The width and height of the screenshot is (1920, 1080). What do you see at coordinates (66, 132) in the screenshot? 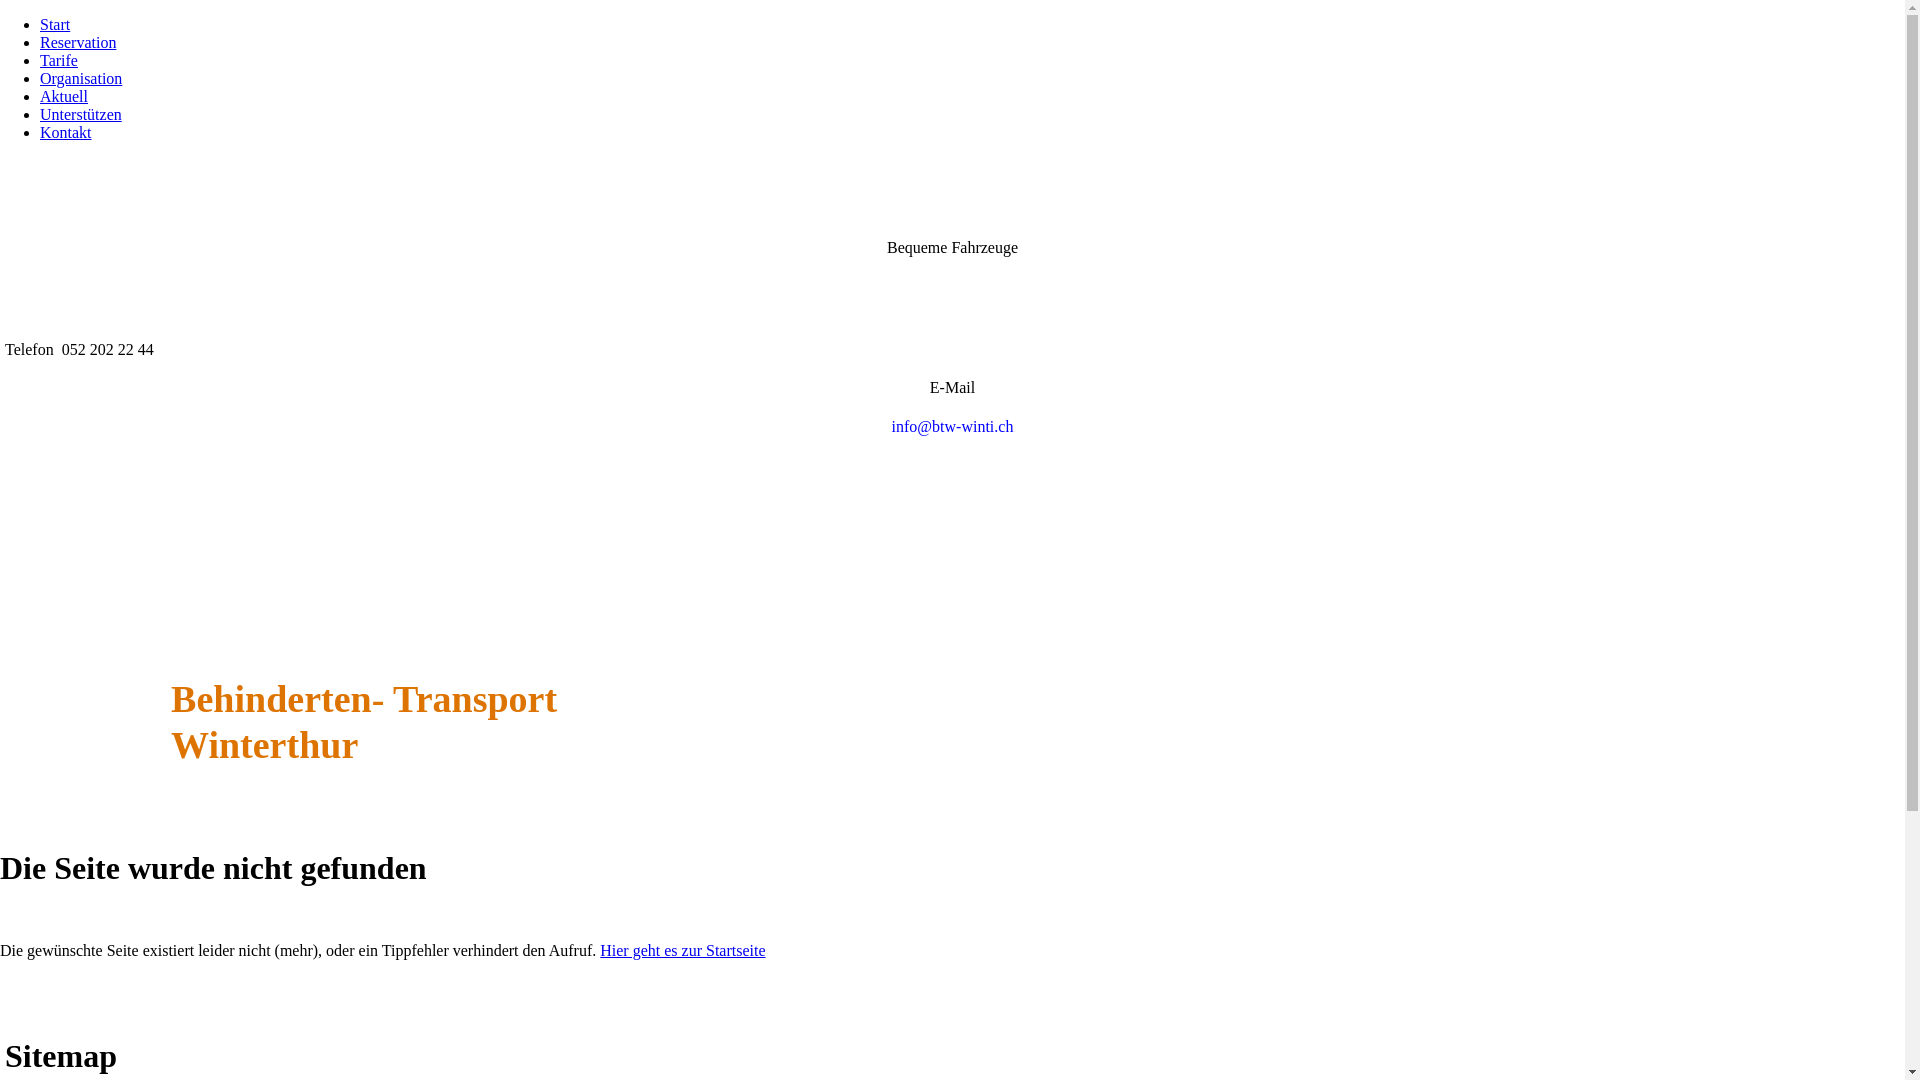
I see `'Kontakt'` at bounding box center [66, 132].